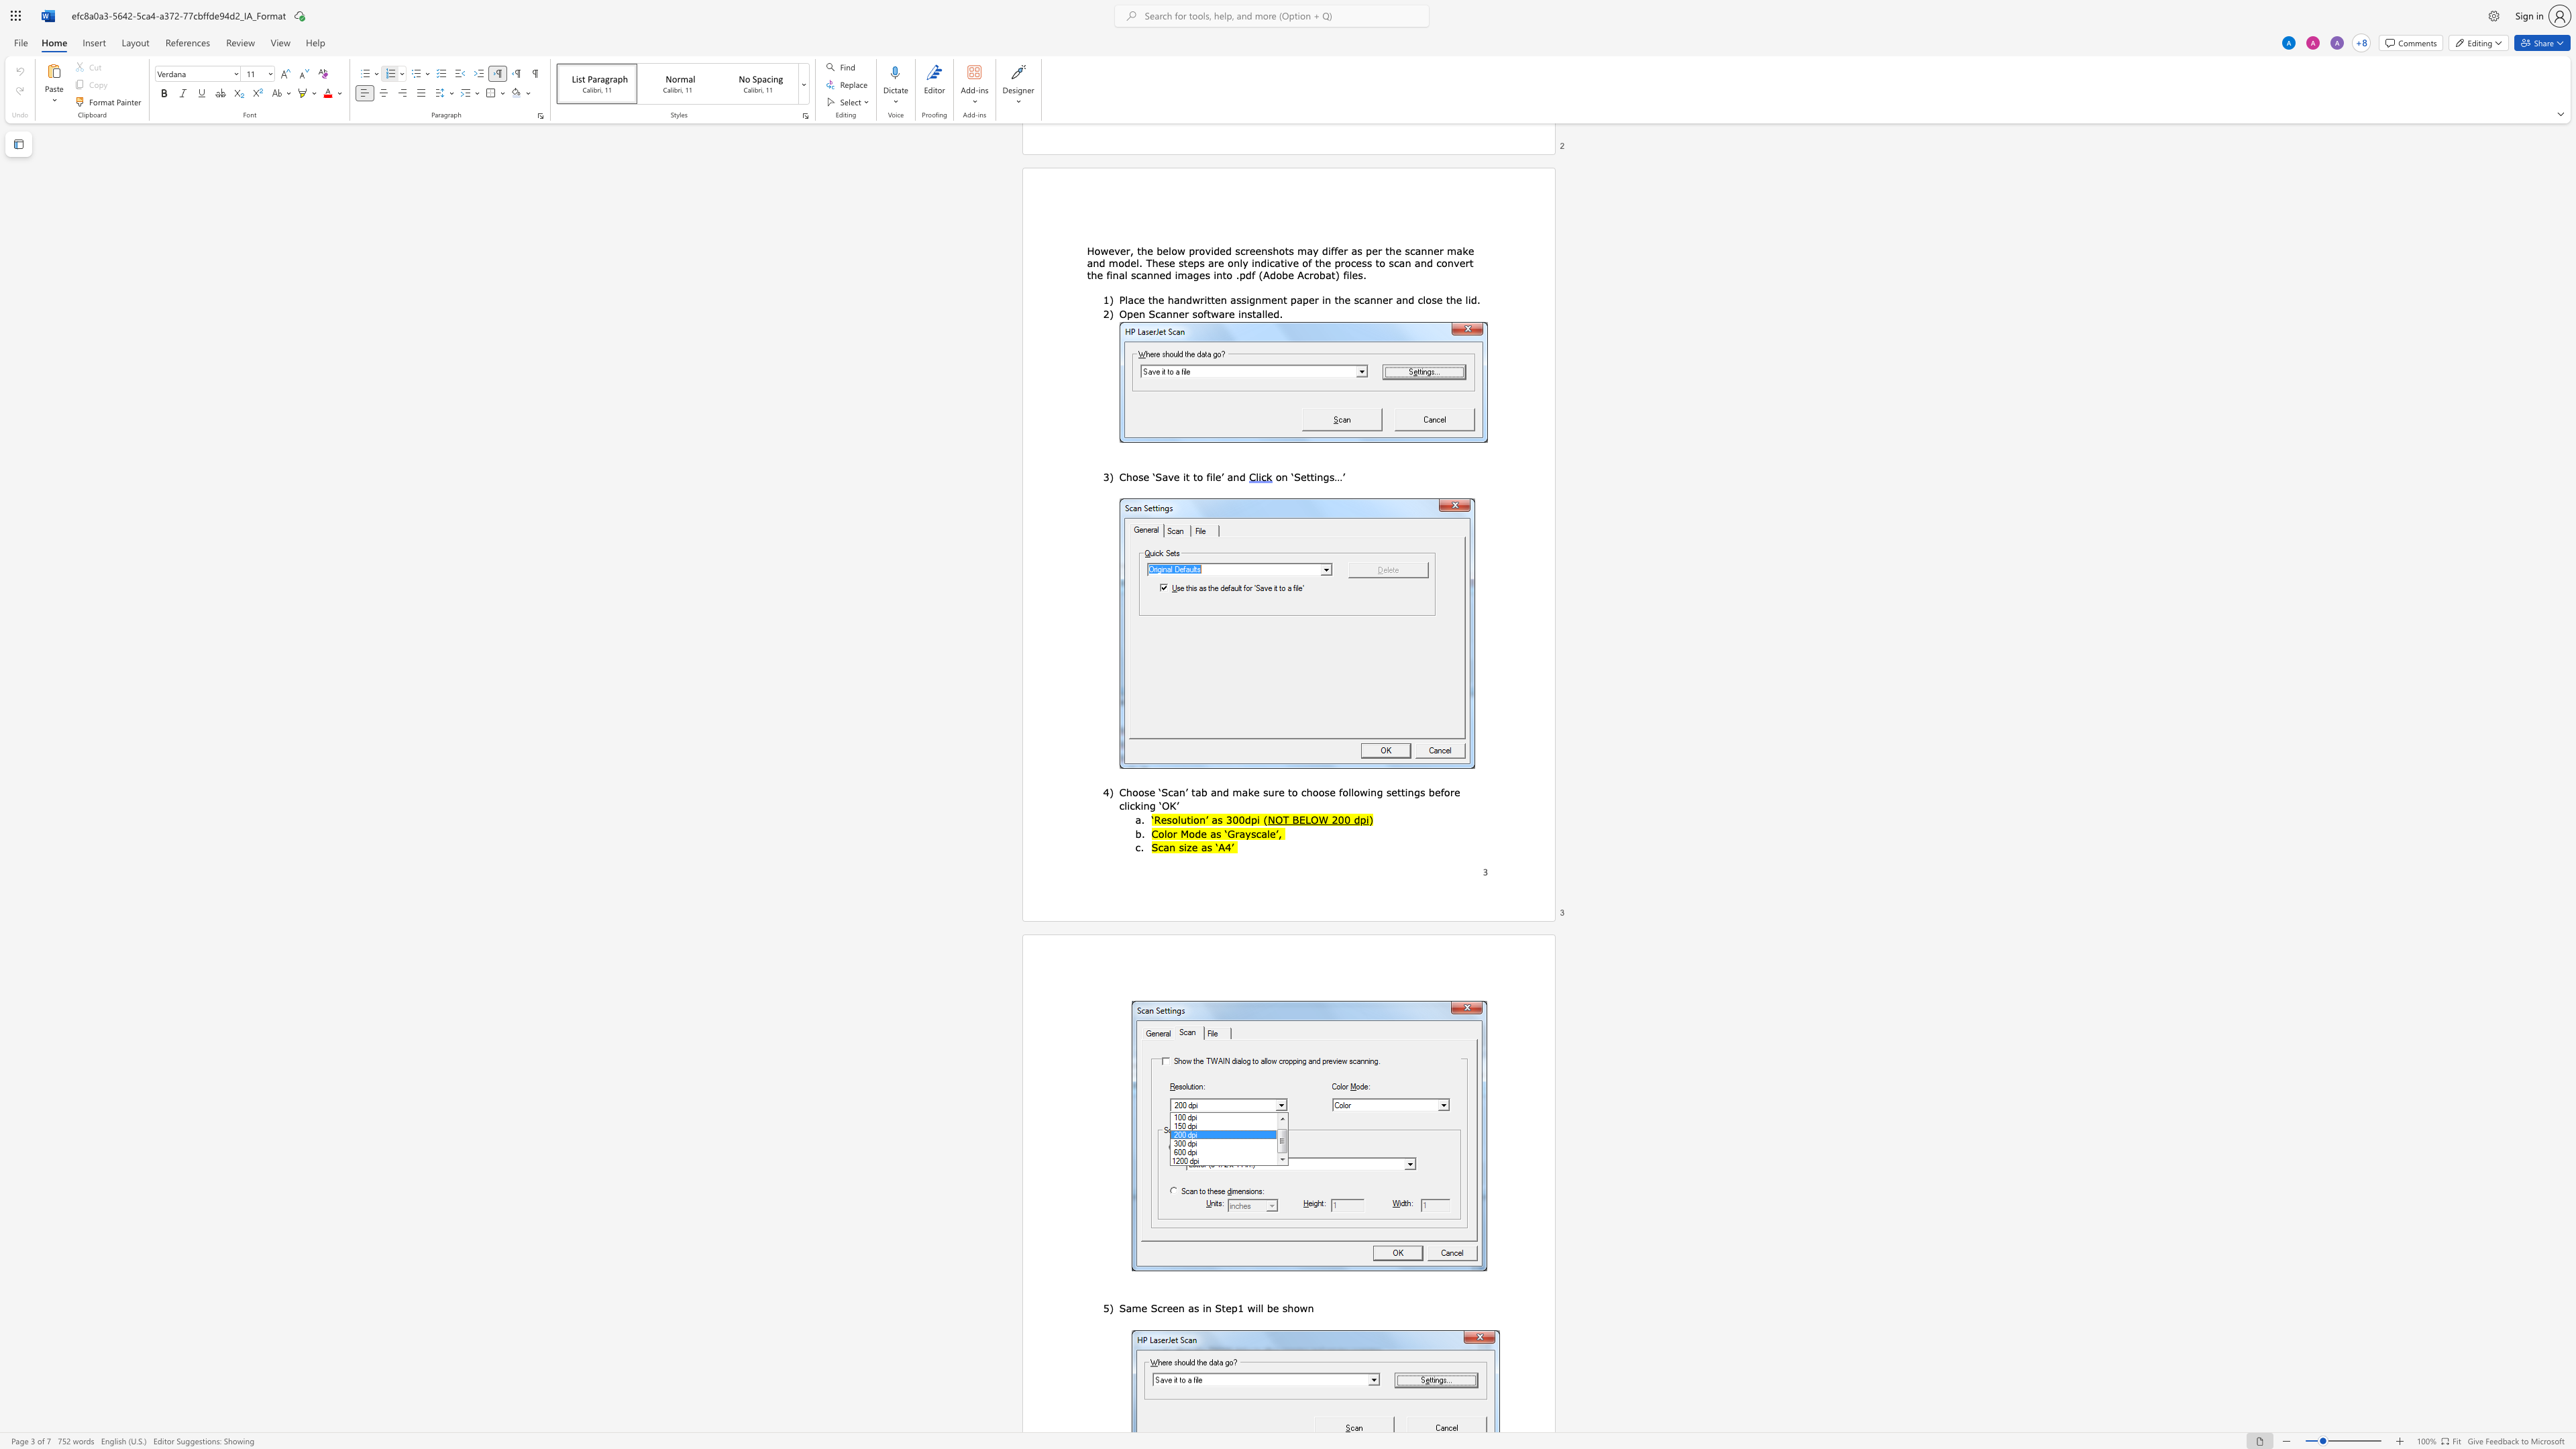  What do you see at coordinates (1157, 847) in the screenshot?
I see `the space between the continuous character "S" and "c" in the text` at bounding box center [1157, 847].